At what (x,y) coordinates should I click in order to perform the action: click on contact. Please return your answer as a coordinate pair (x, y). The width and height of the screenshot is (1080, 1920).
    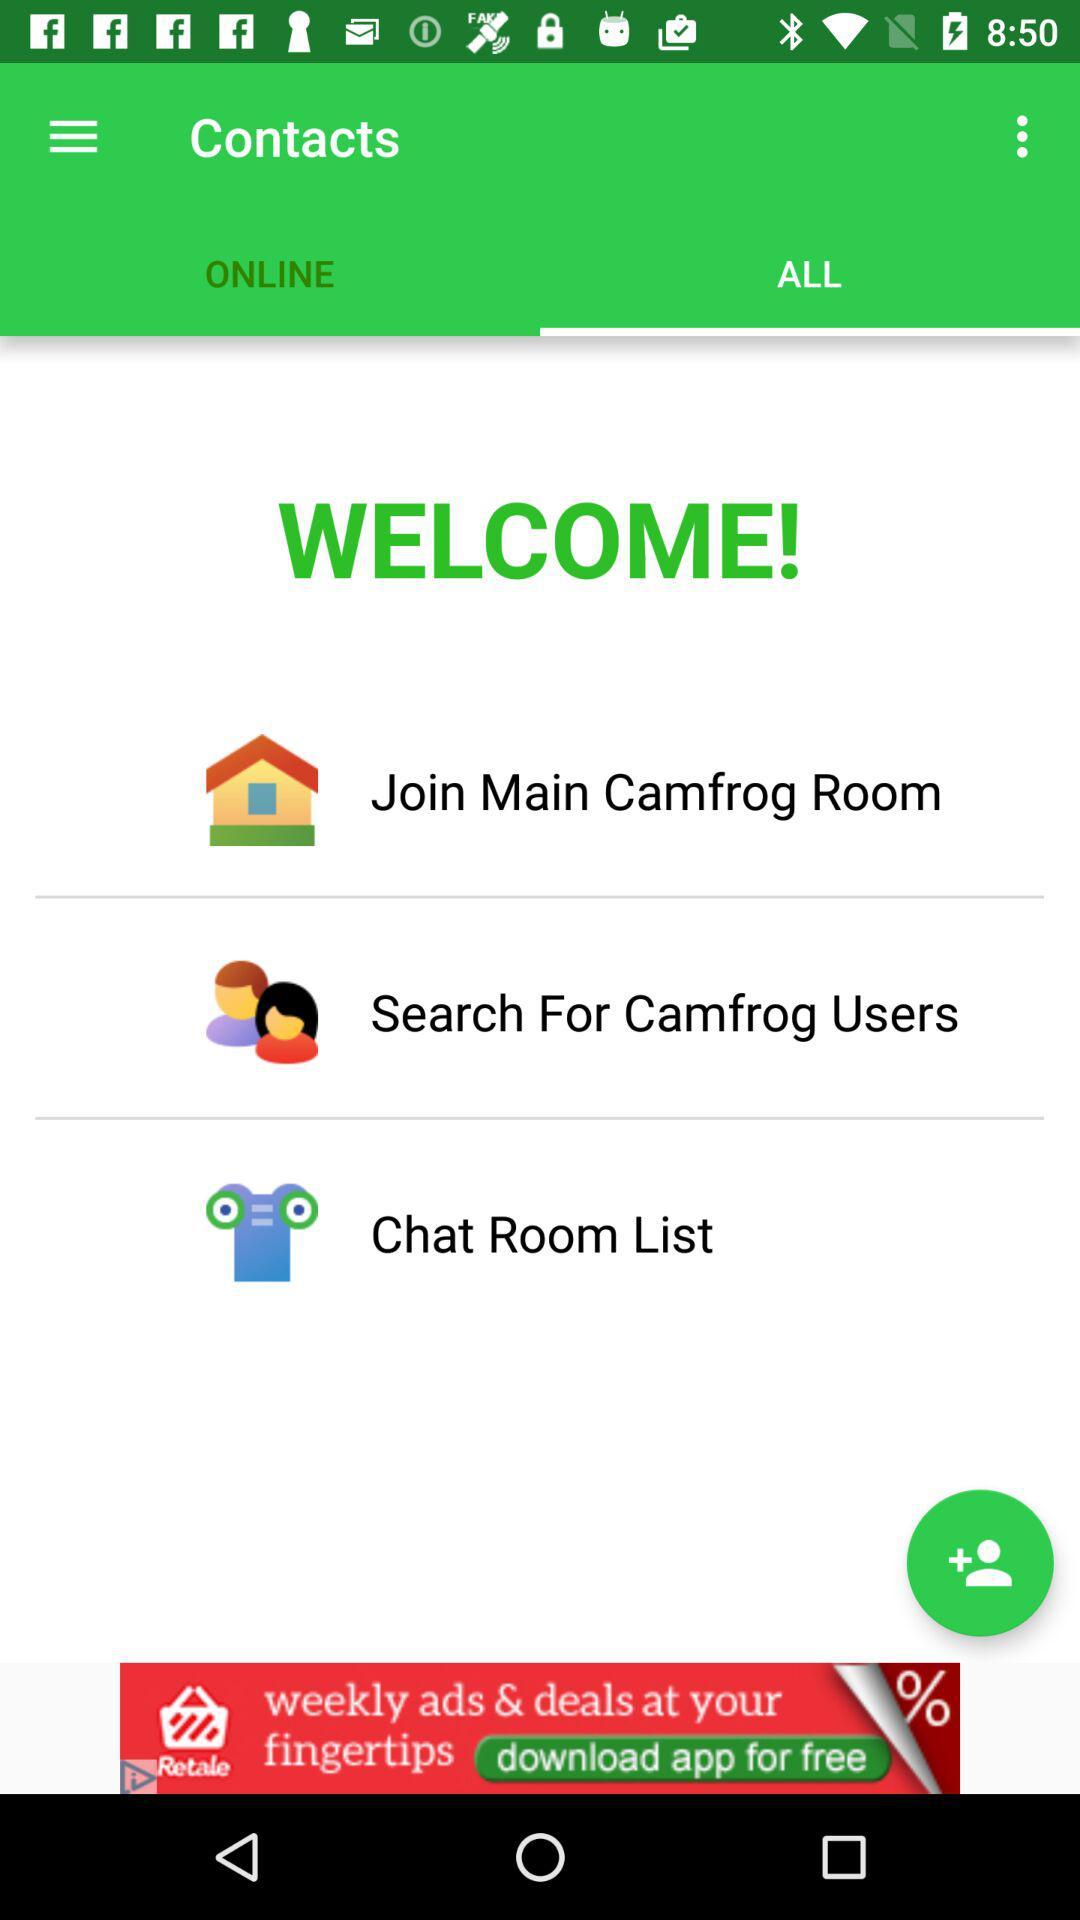
    Looking at the image, I should click on (979, 1562).